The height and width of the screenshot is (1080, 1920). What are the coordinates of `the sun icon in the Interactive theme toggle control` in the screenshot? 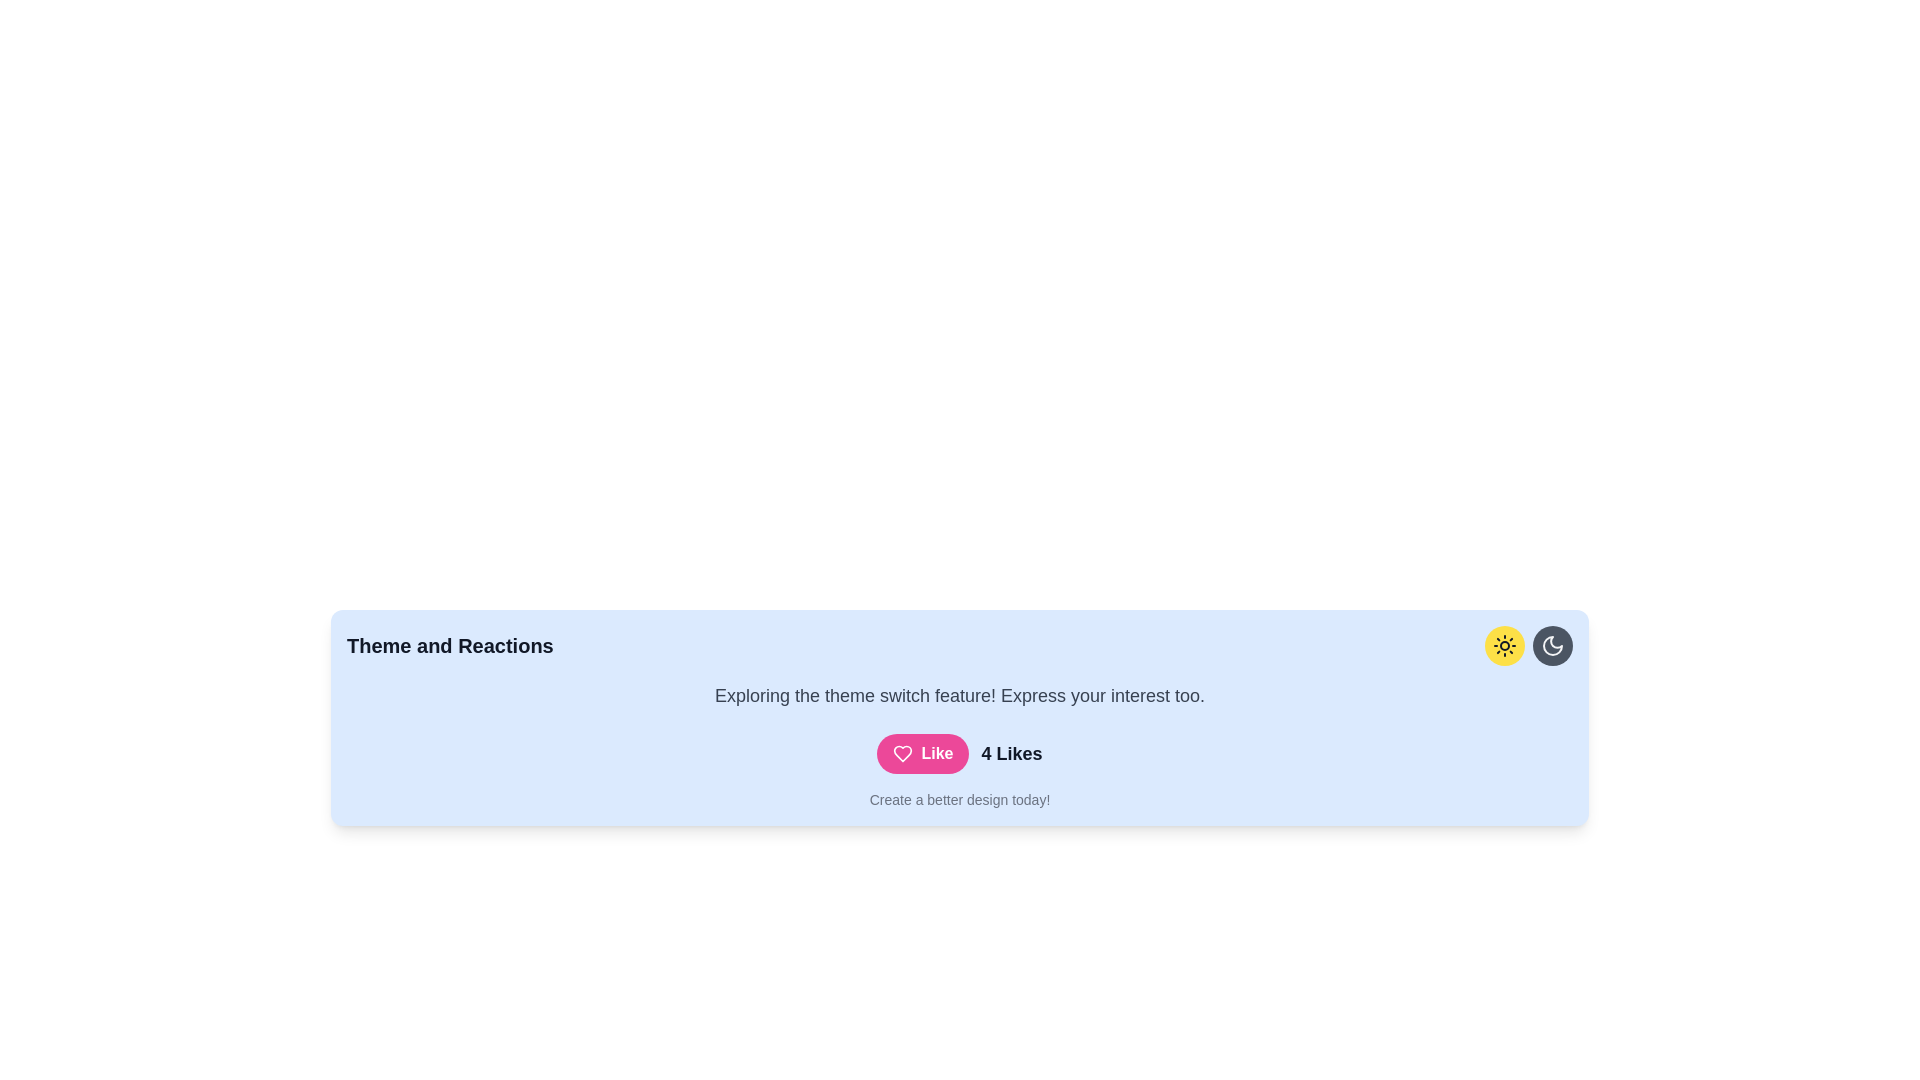 It's located at (1528, 645).